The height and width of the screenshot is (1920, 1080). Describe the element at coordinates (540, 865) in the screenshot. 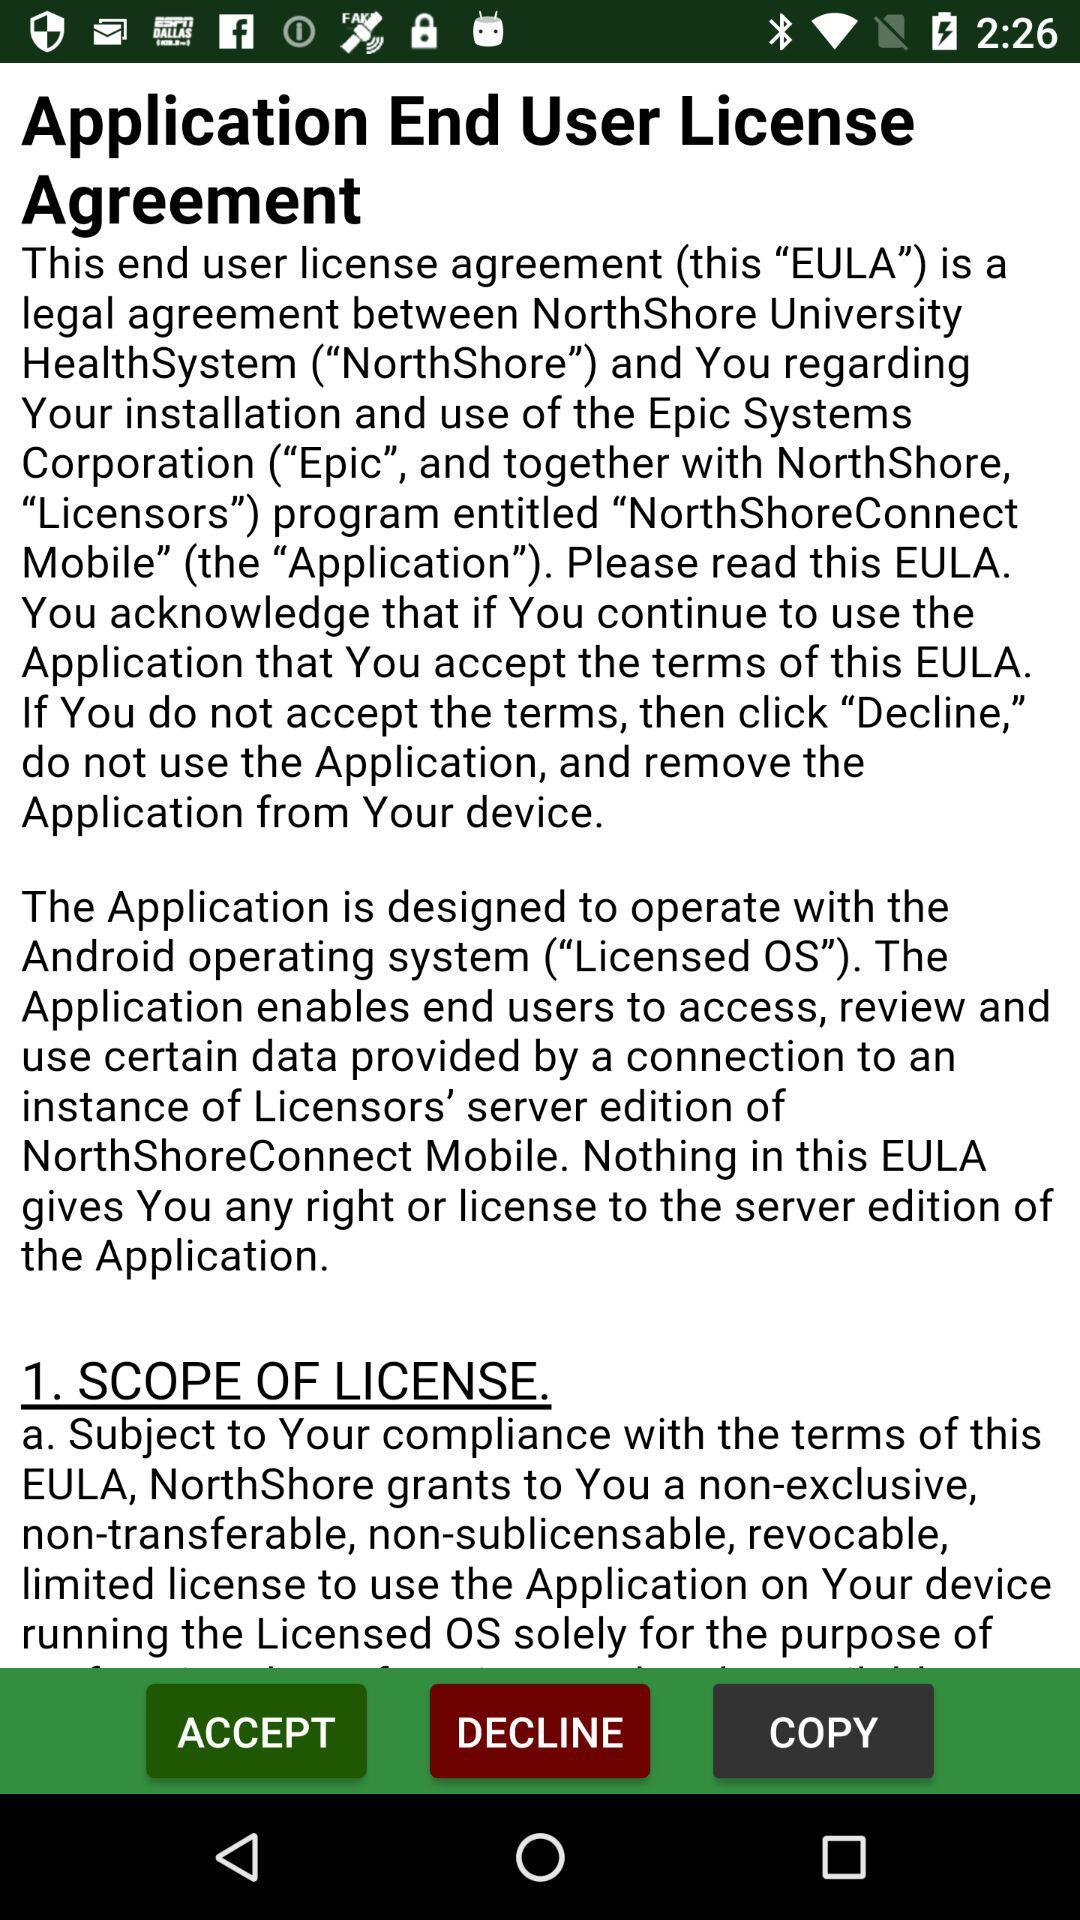

I see `screen` at that location.